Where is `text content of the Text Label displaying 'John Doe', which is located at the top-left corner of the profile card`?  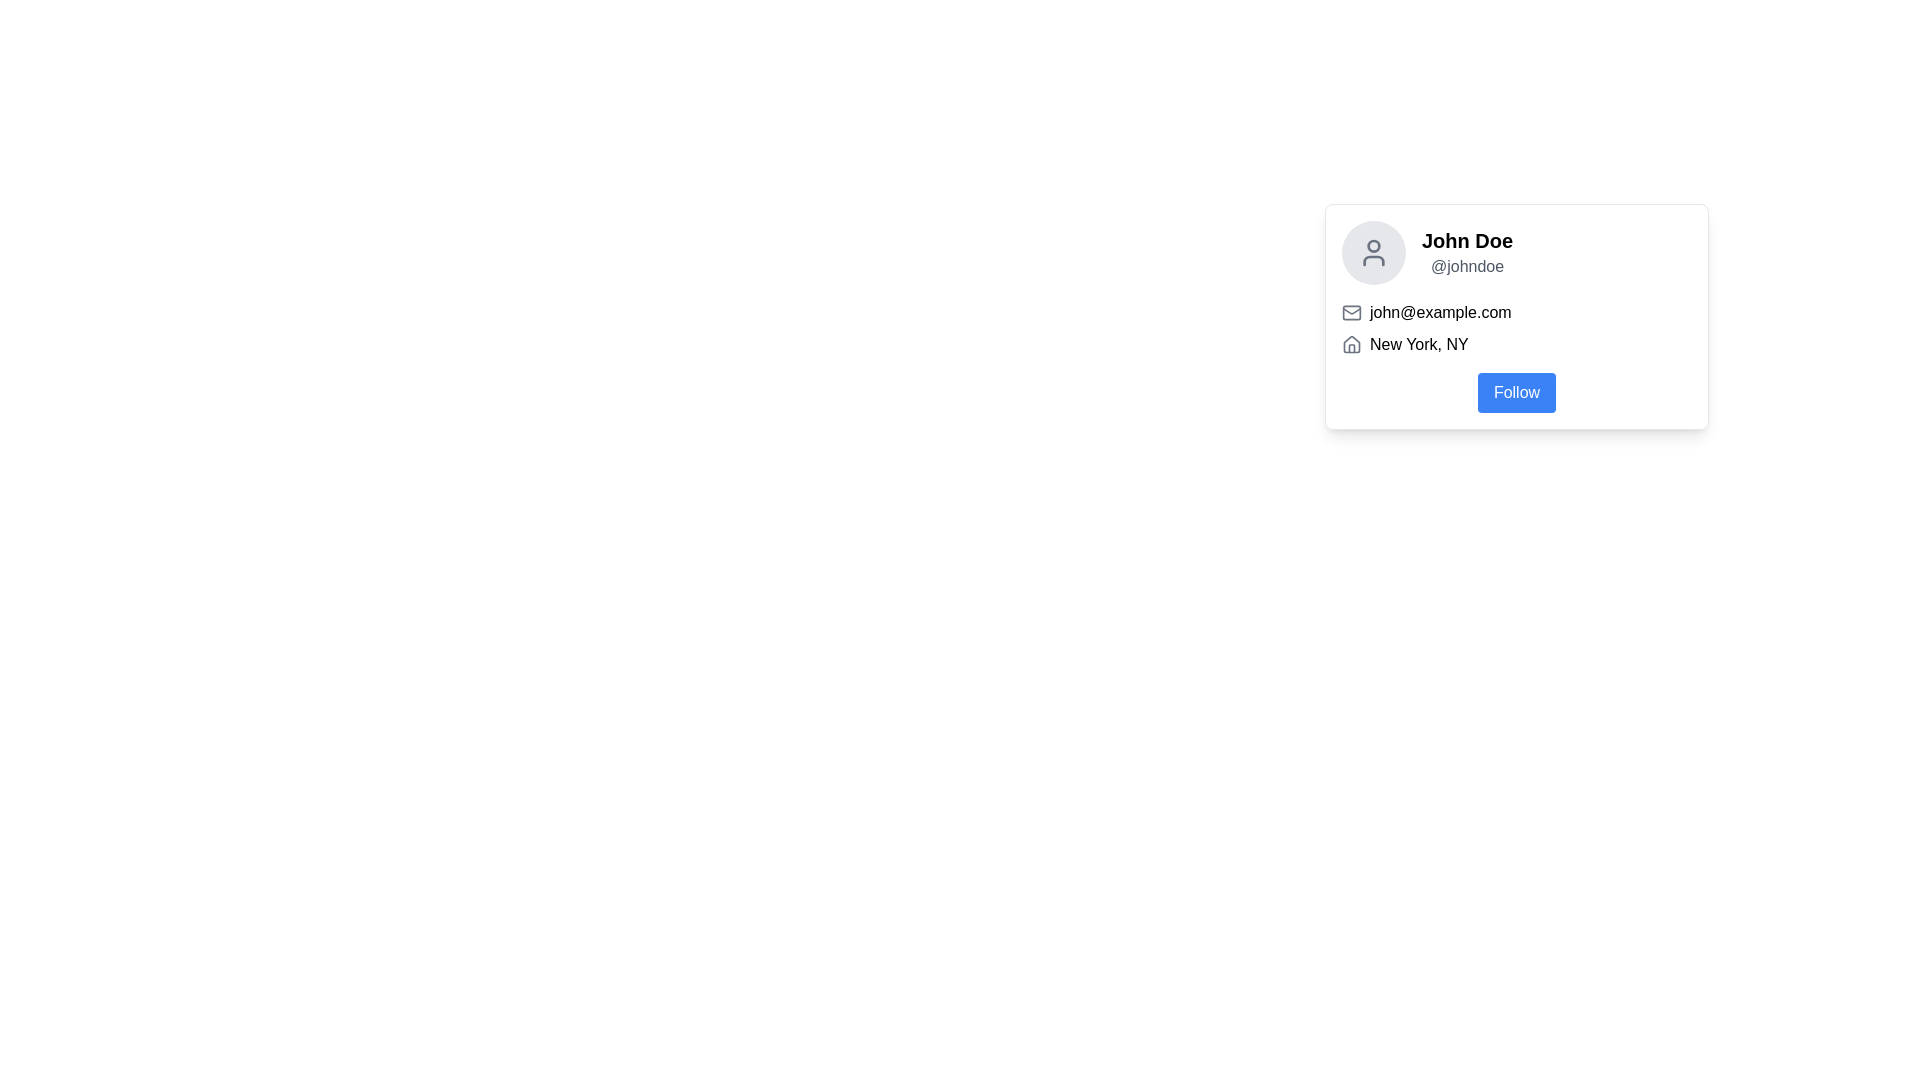 text content of the Text Label displaying 'John Doe', which is located at the top-left corner of the profile card is located at coordinates (1467, 239).